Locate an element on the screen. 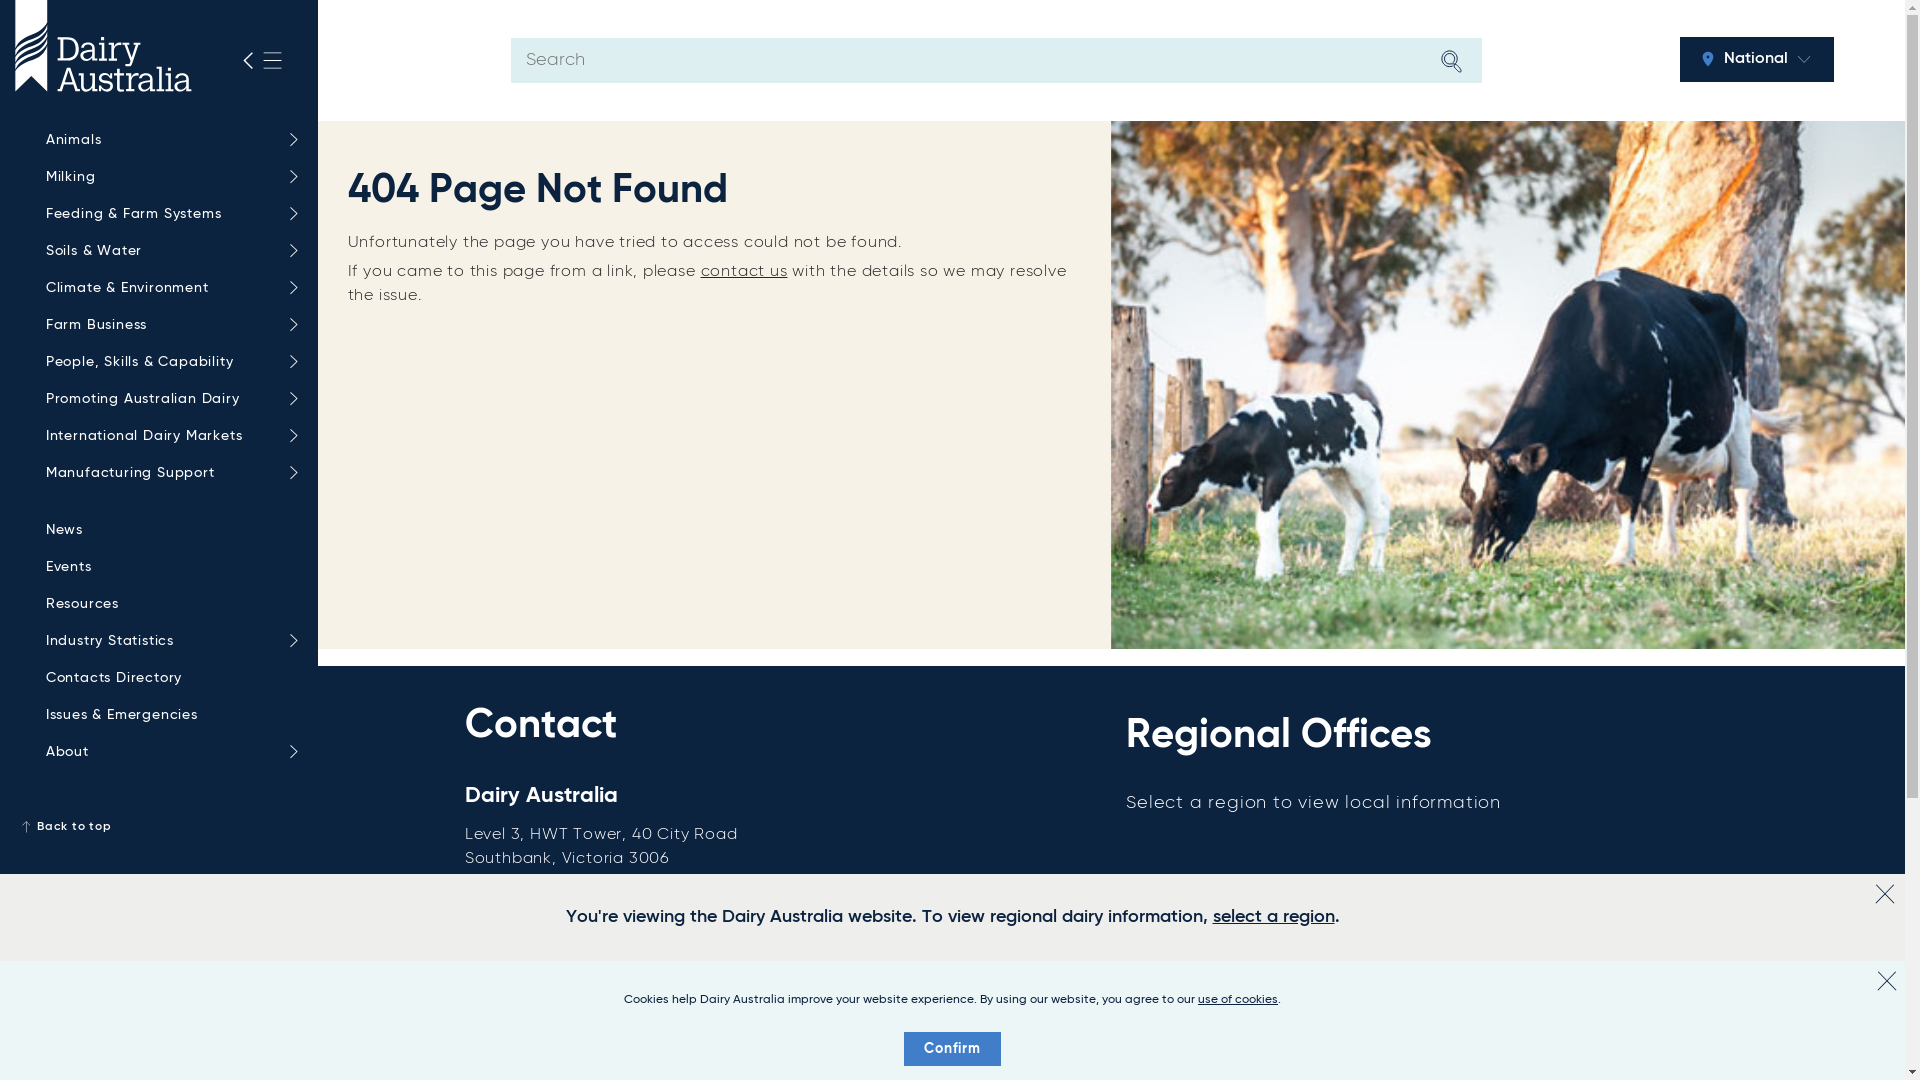  'select a region' is located at coordinates (1271, 917).